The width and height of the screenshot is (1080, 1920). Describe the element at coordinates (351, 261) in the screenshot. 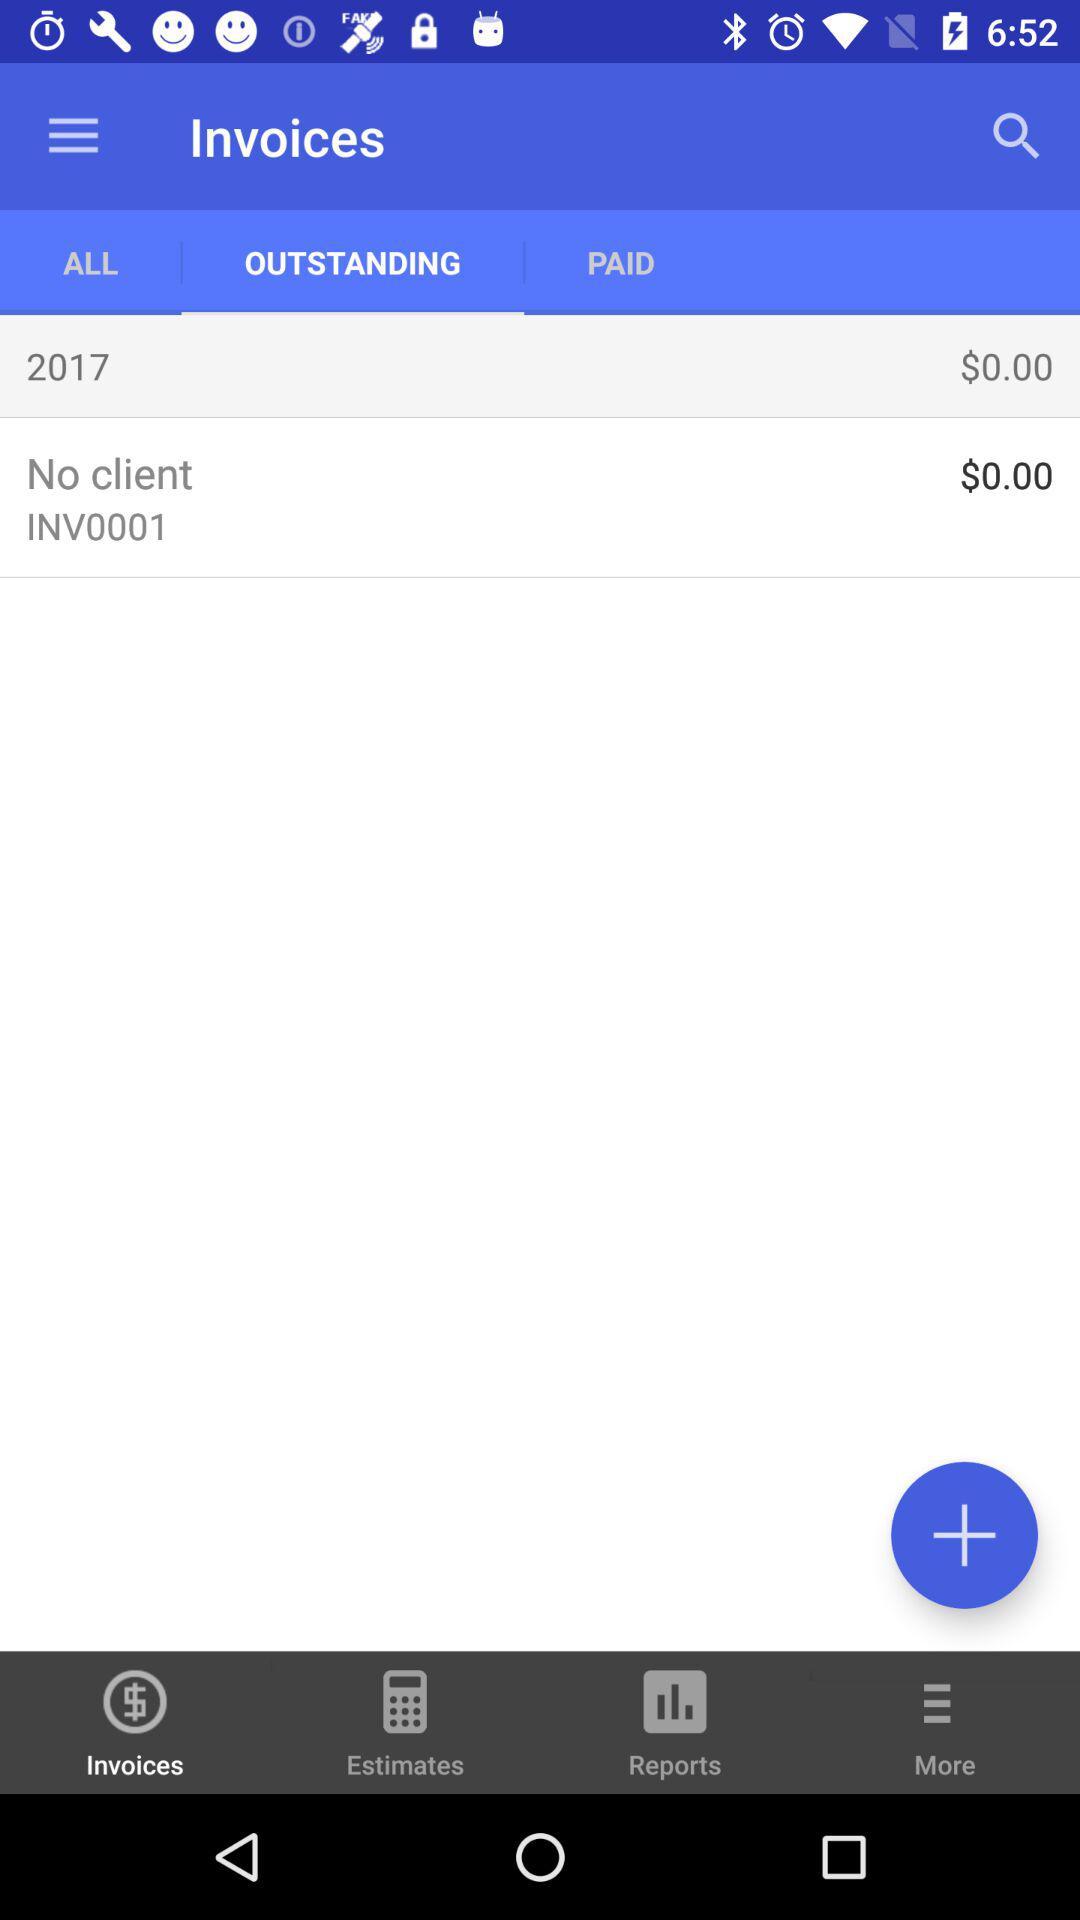

I see `app to the right of all` at that location.